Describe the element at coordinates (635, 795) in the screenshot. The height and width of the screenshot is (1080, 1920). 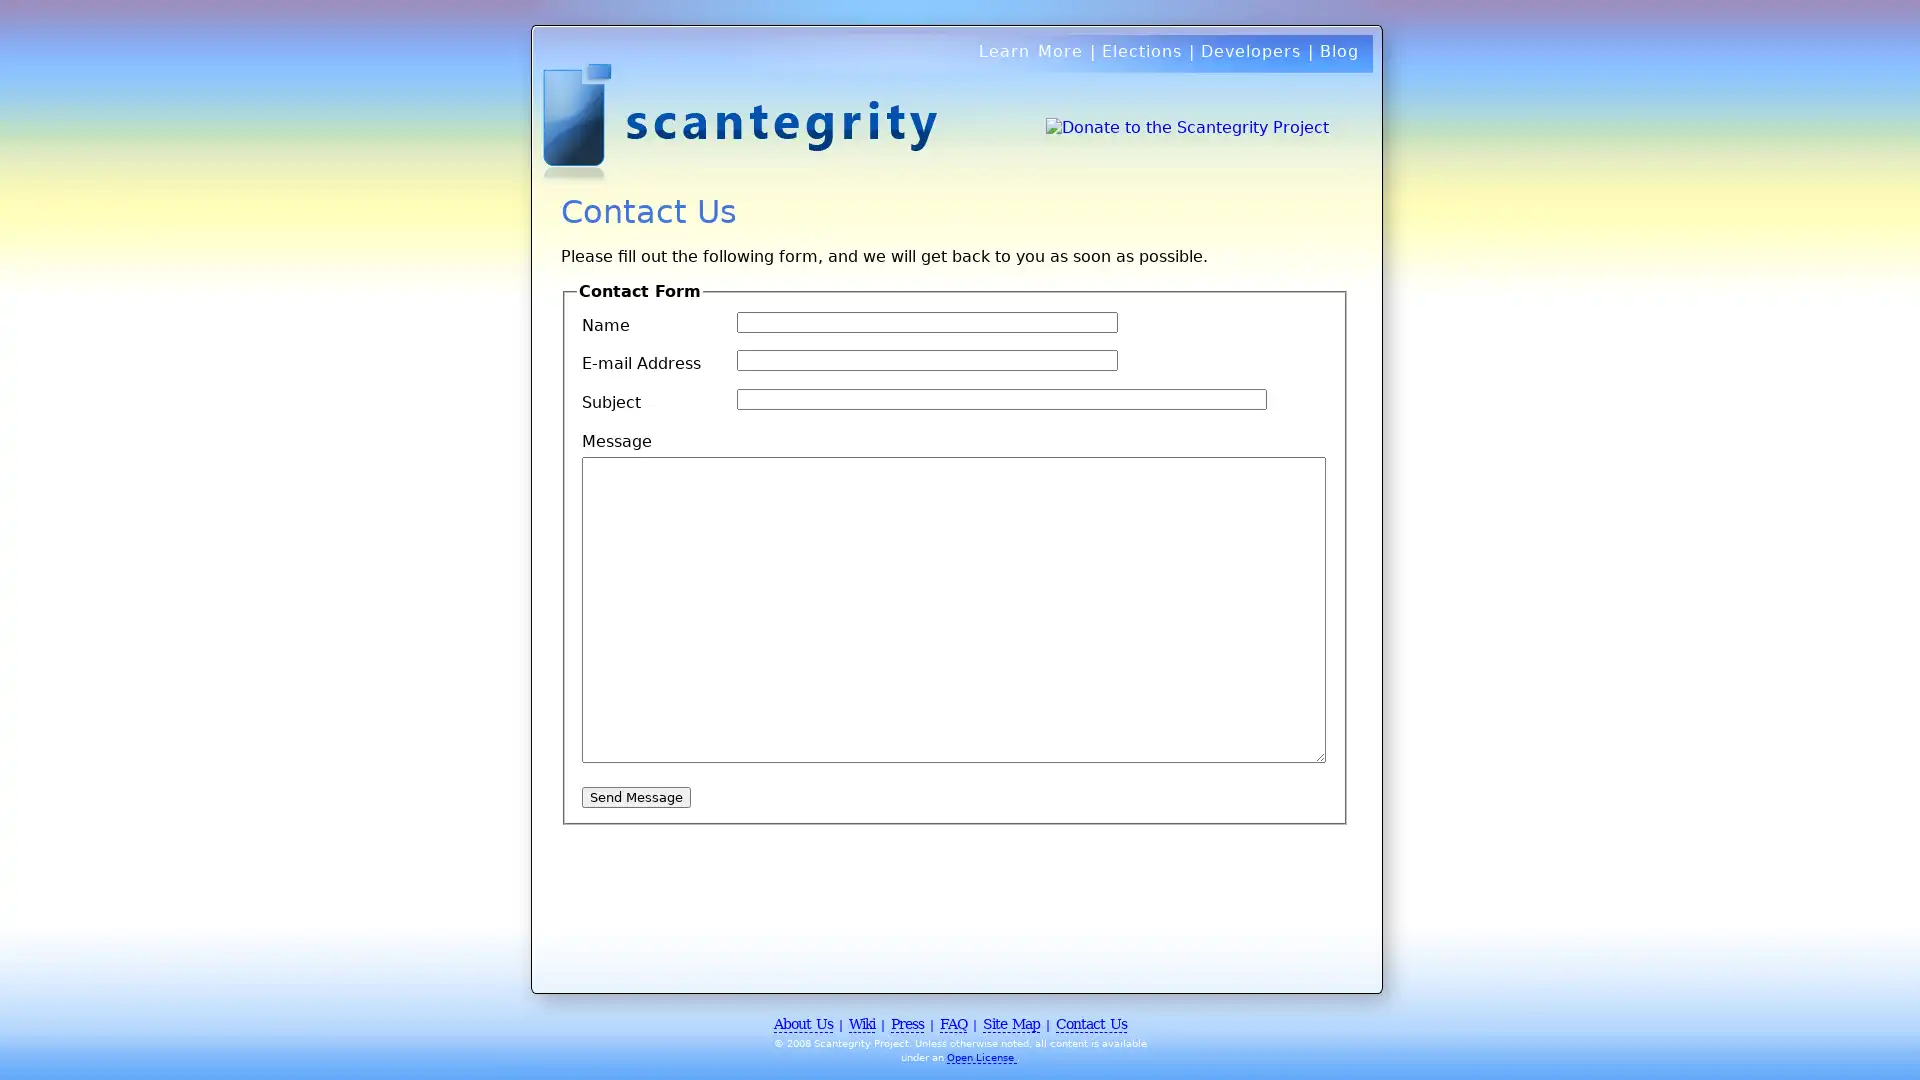
I see `Send Message` at that location.